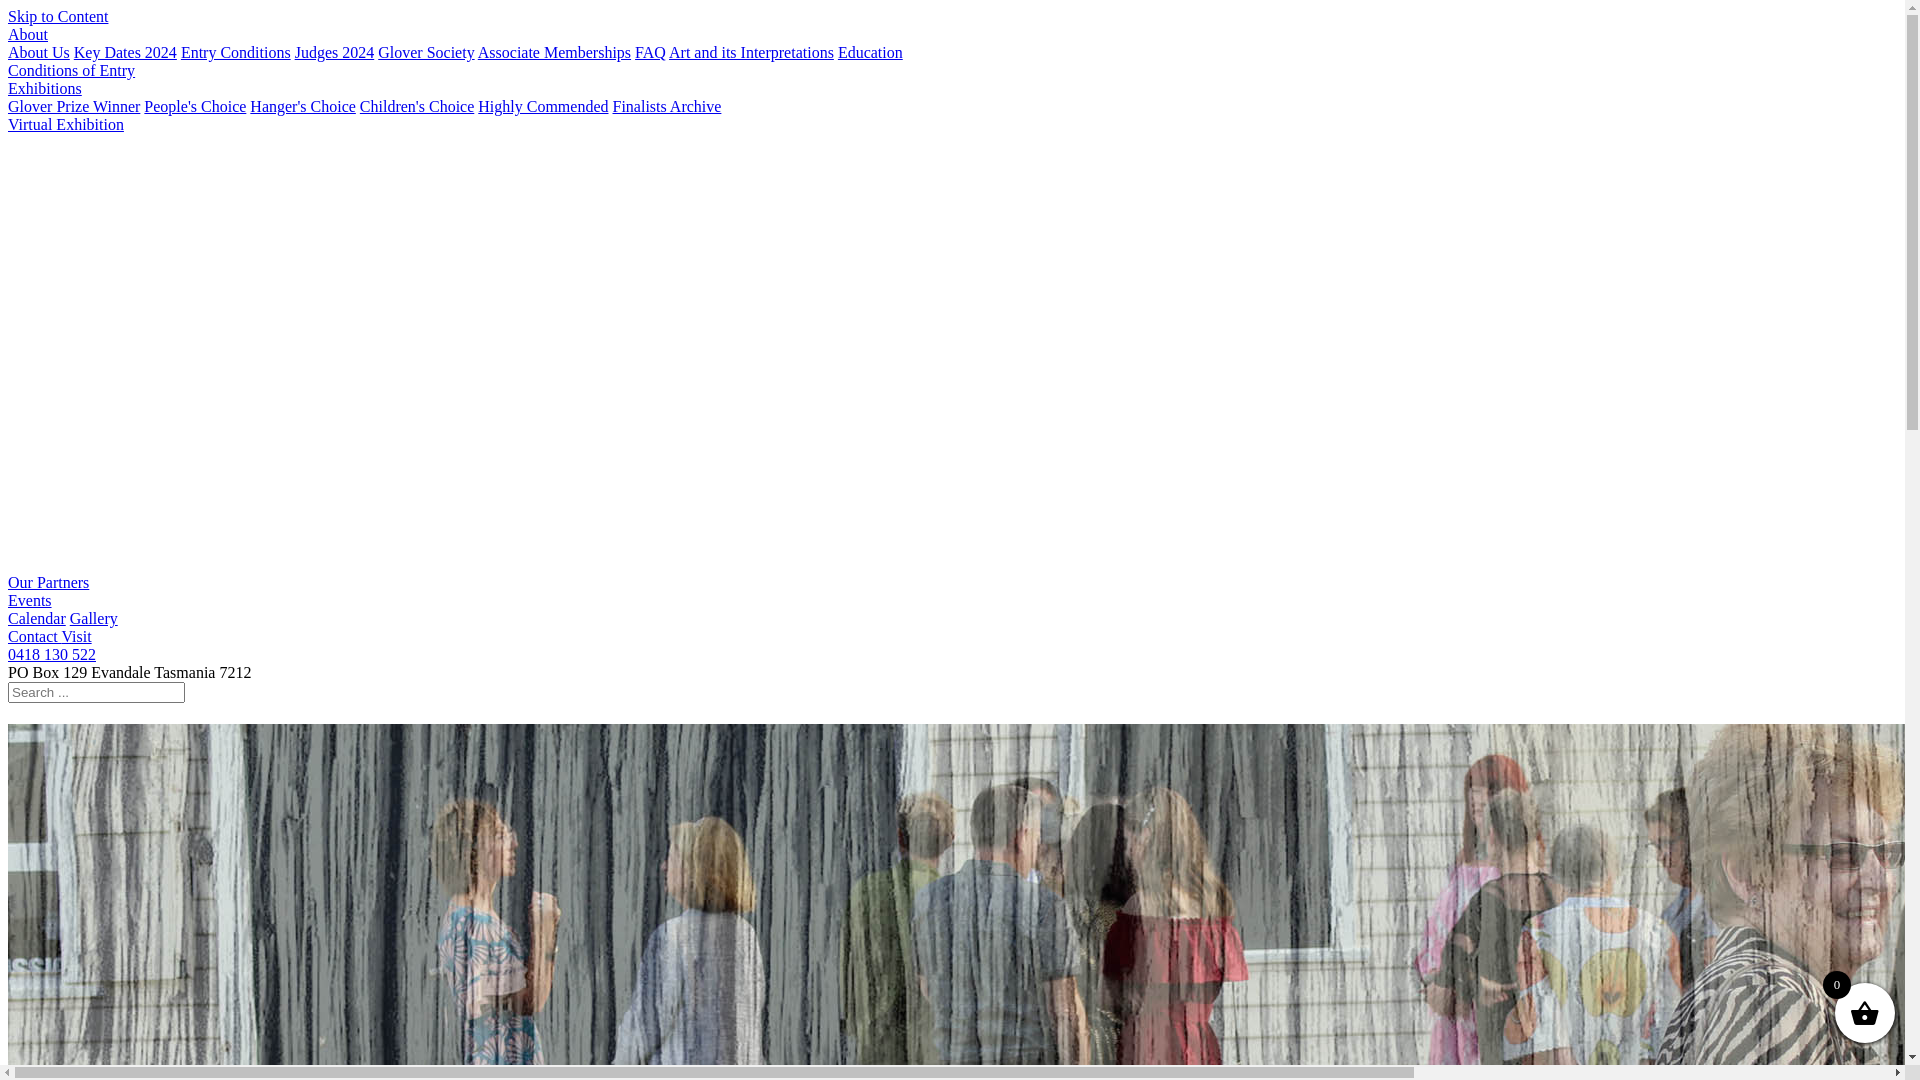 This screenshot has height=1080, width=1920. What do you see at coordinates (95, 691) in the screenshot?
I see `'Search for:'` at bounding box center [95, 691].